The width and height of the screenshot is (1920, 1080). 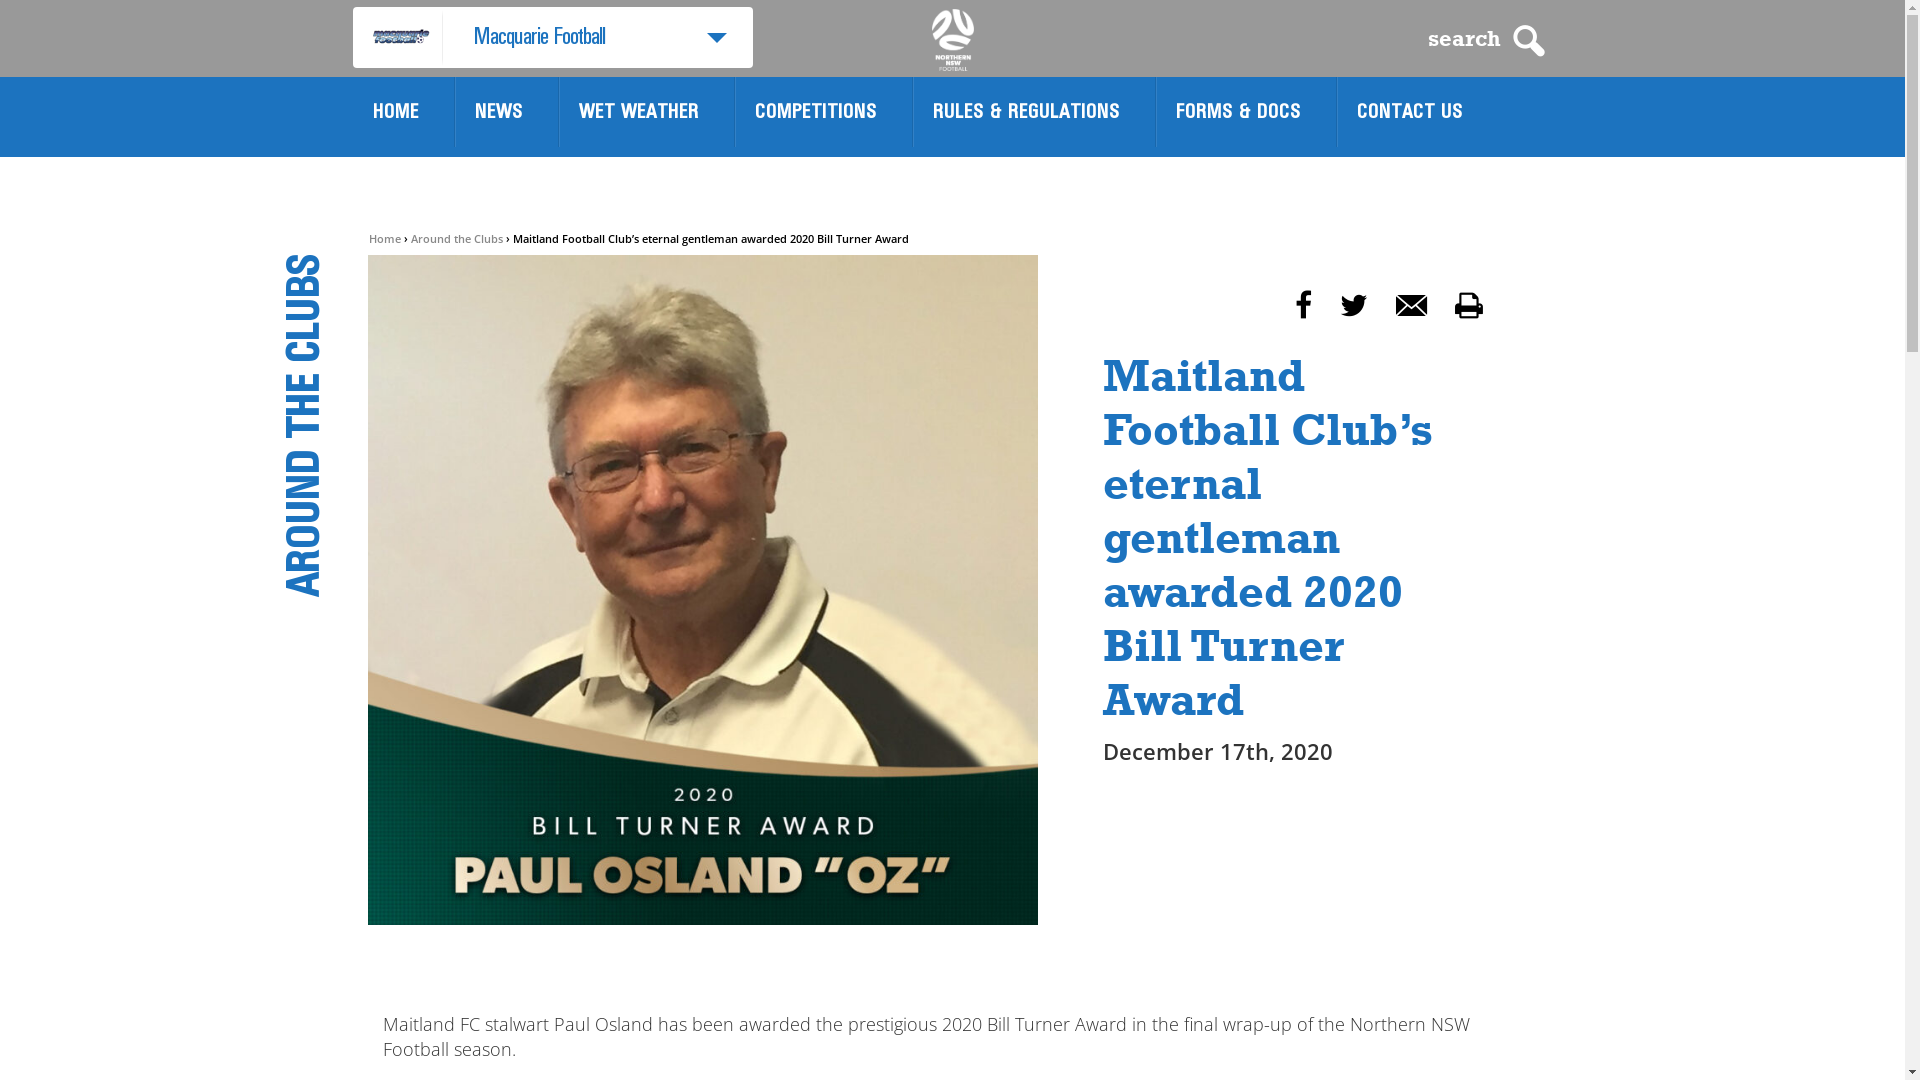 I want to click on 'Around the Clubs', so click(x=455, y=237).